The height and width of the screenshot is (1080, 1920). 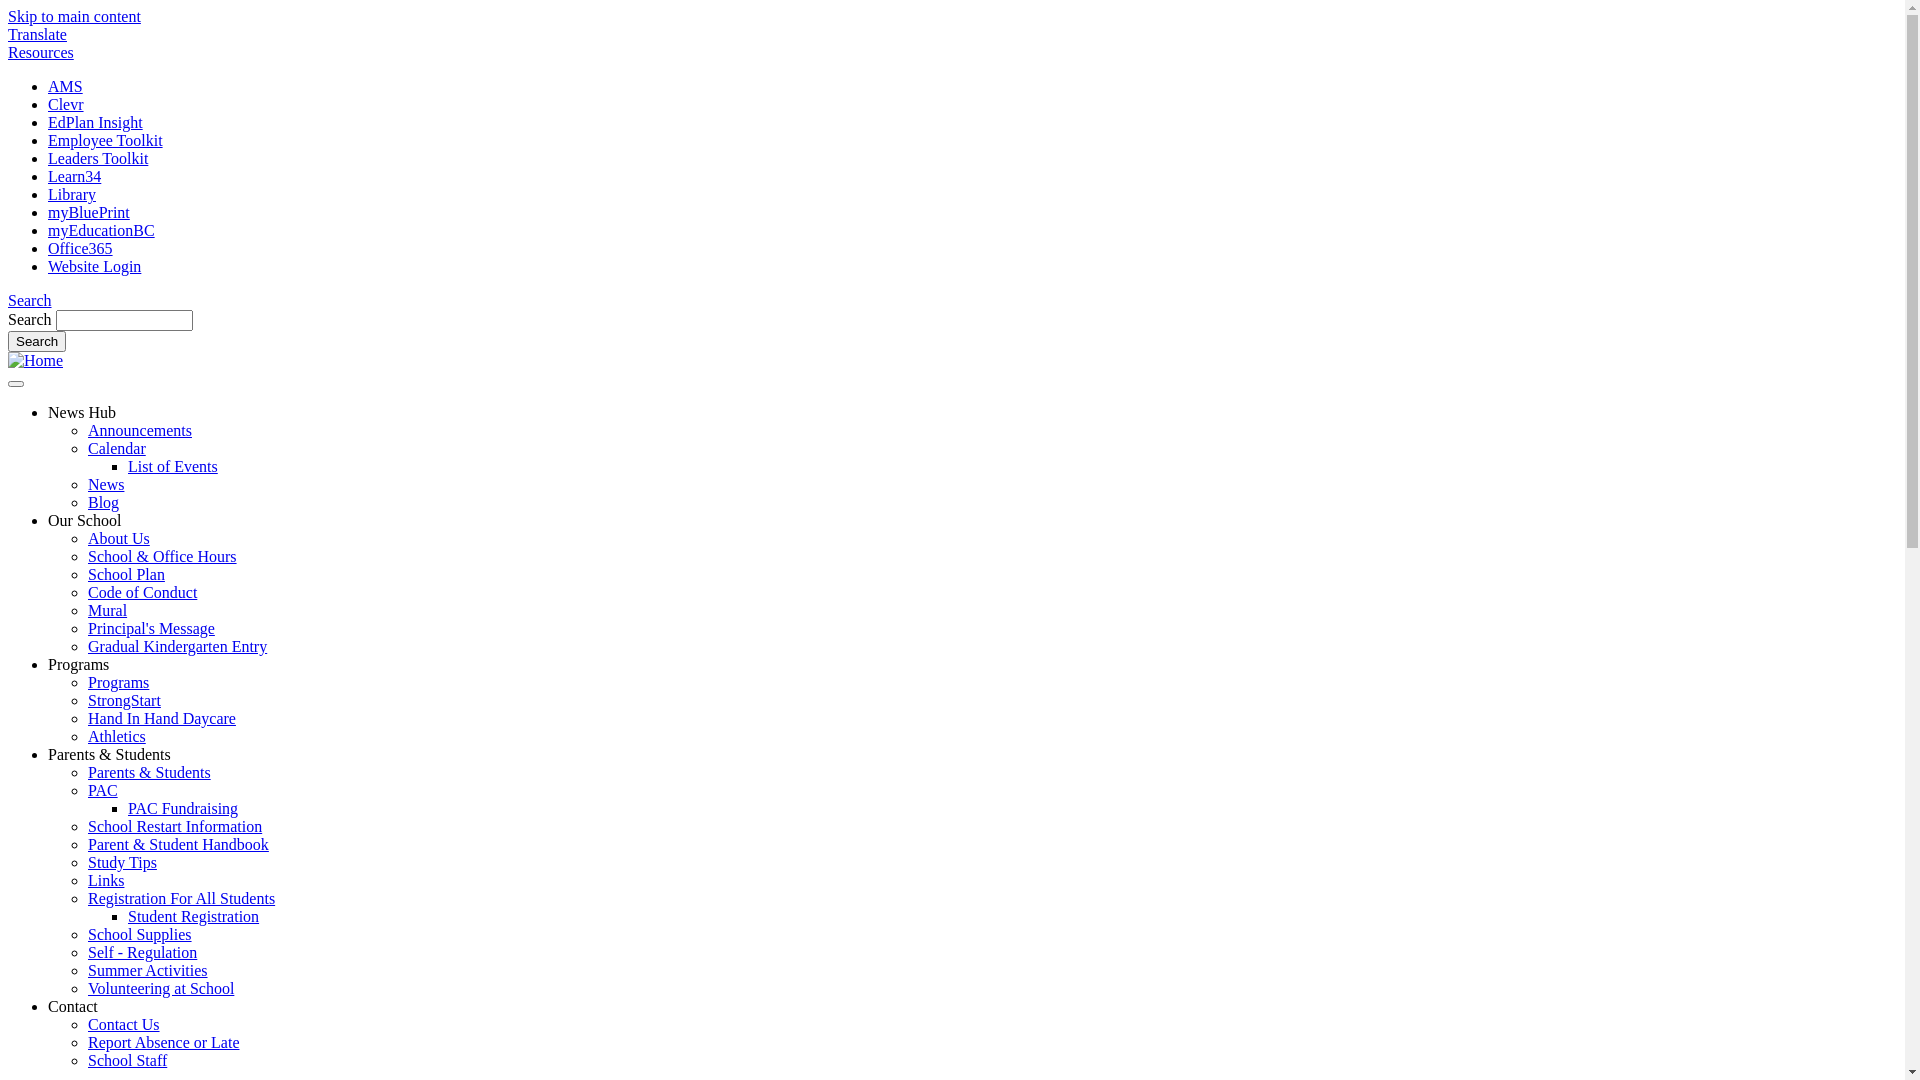 What do you see at coordinates (162, 717) in the screenshot?
I see `'Hand In Hand Daycare'` at bounding box center [162, 717].